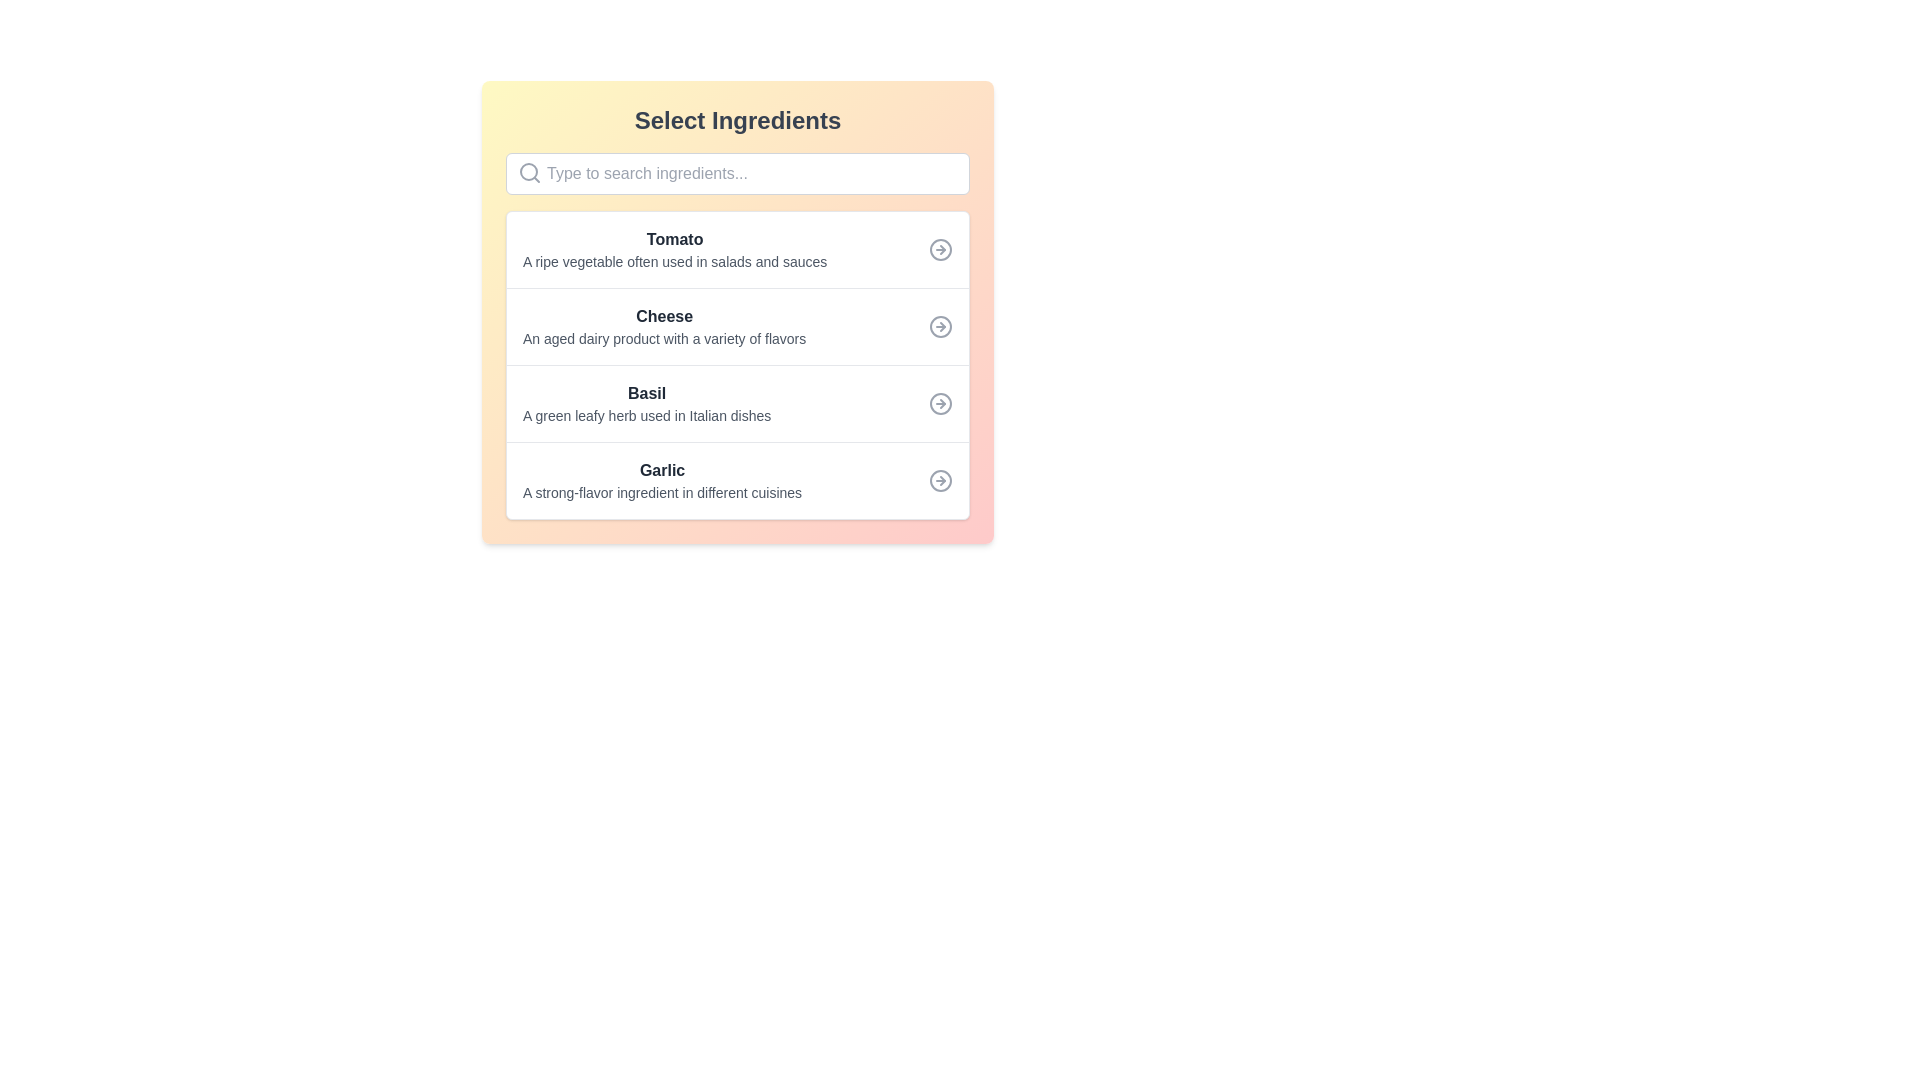 This screenshot has height=1080, width=1920. Describe the element at coordinates (529, 172) in the screenshot. I see `the search icon located at the top-left corner of the input field, which indicates the search functionality` at that location.